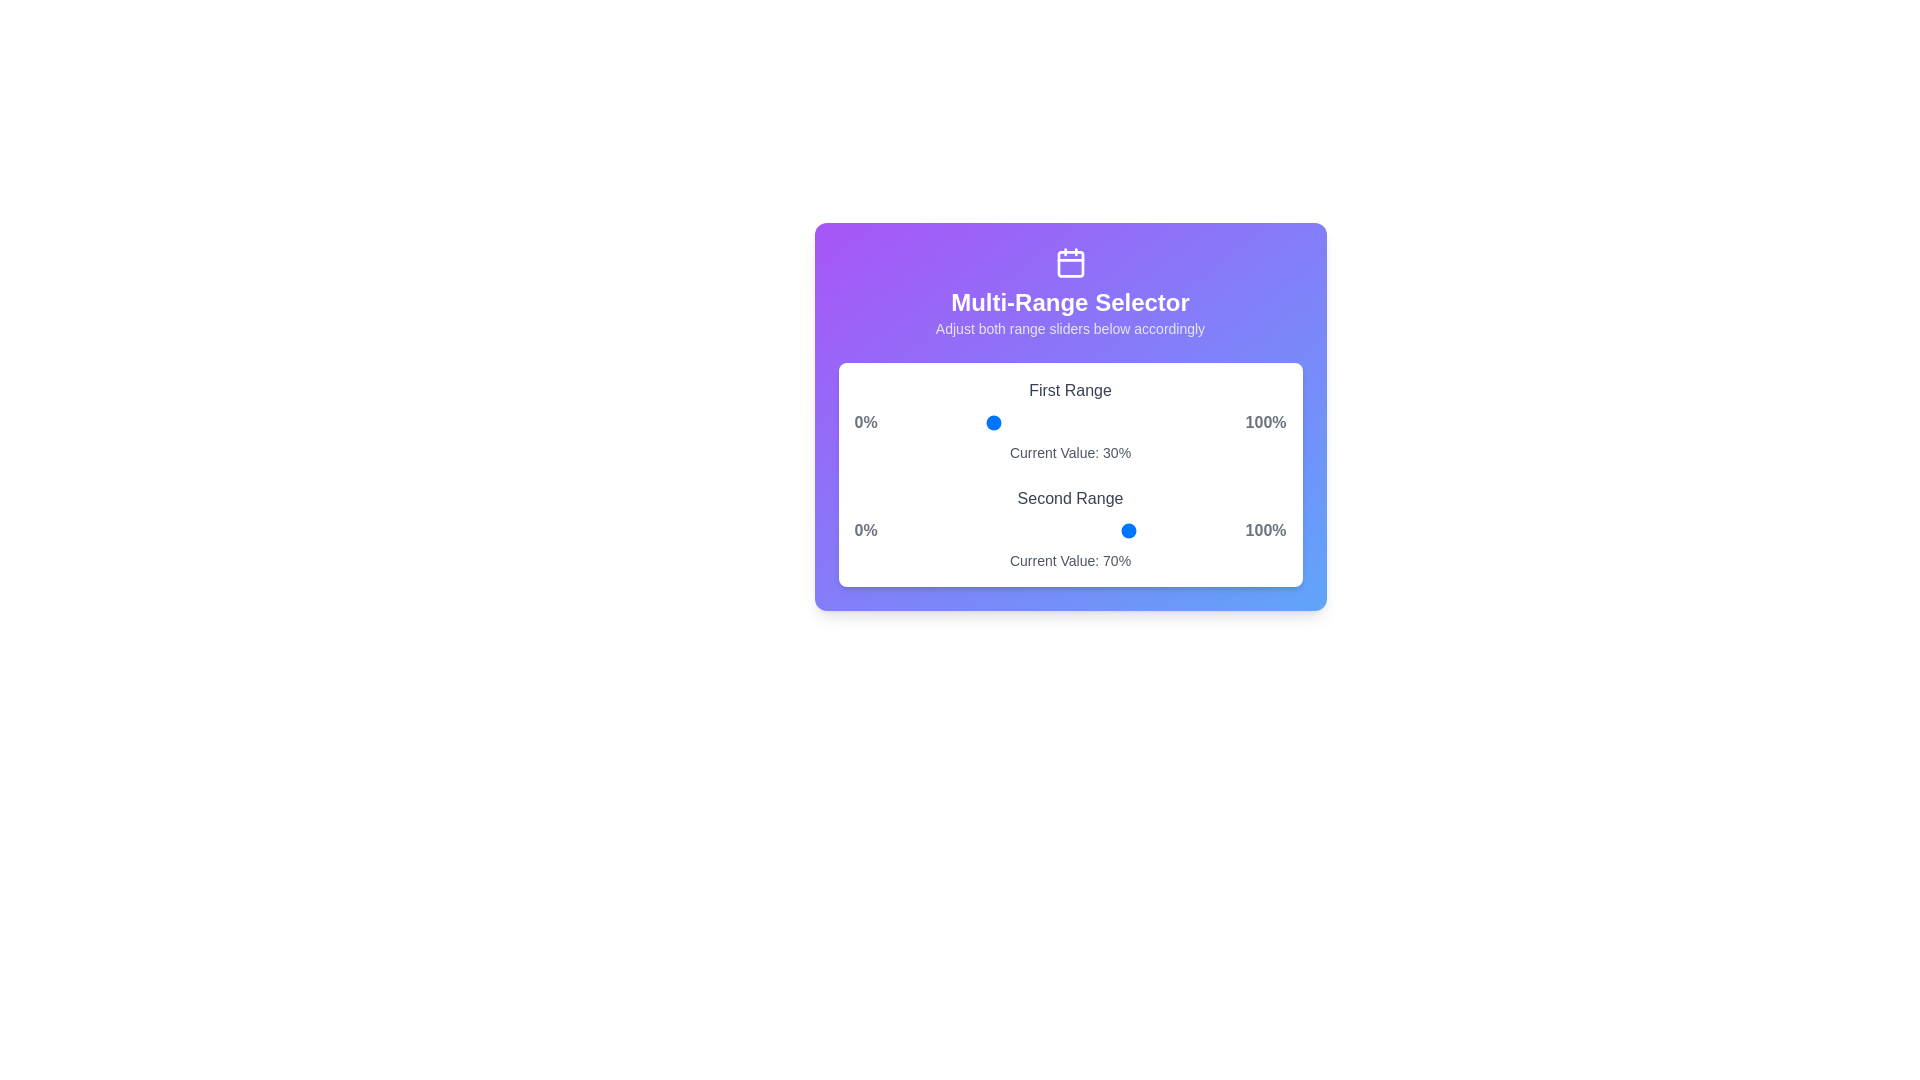 The height and width of the screenshot is (1080, 1920). I want to click on instructions provided by the instruction label located below the 'Multi-Range Selector' text, which is centered within the purple gradient background card, so click(1069, 327).